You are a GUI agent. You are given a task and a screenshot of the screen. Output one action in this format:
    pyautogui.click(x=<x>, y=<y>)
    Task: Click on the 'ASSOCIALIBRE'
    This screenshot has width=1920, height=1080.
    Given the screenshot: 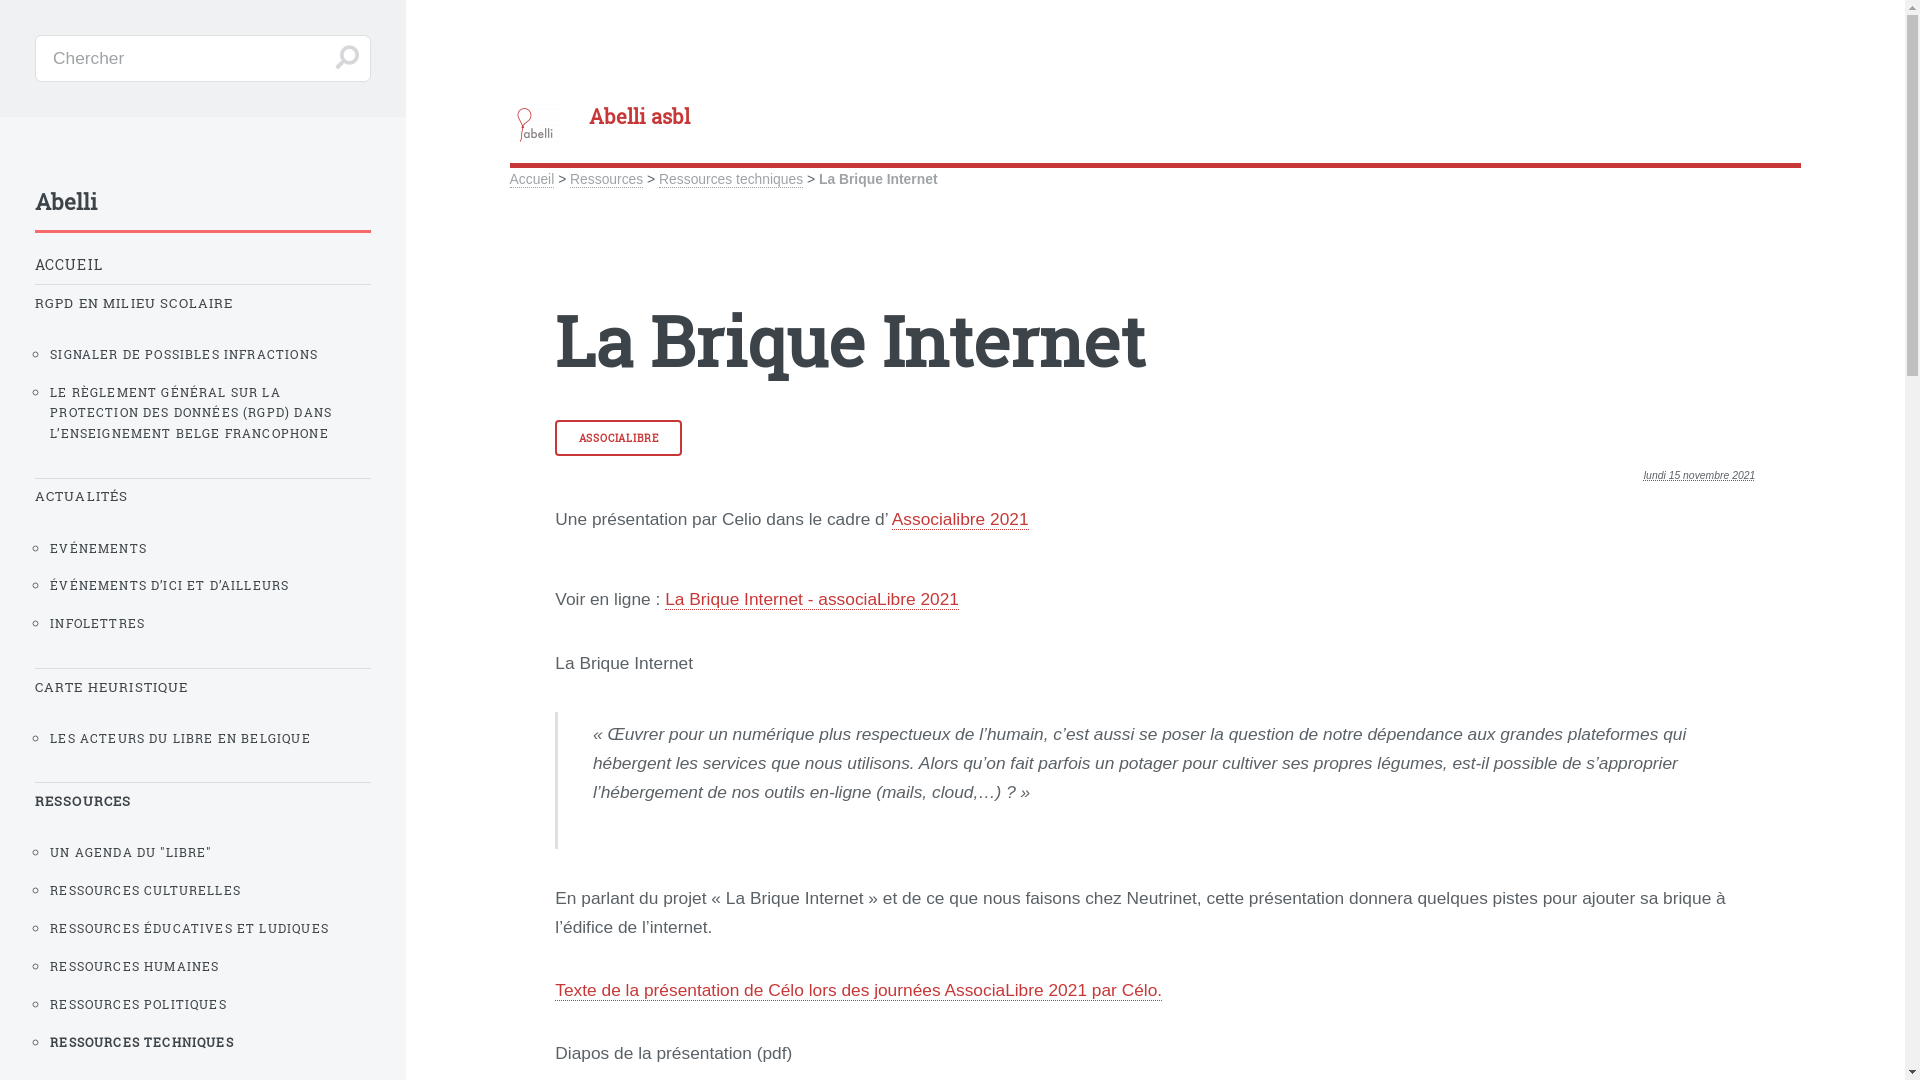 What is the action you would take?
    pyautogui.click(x=617, y=437)
    